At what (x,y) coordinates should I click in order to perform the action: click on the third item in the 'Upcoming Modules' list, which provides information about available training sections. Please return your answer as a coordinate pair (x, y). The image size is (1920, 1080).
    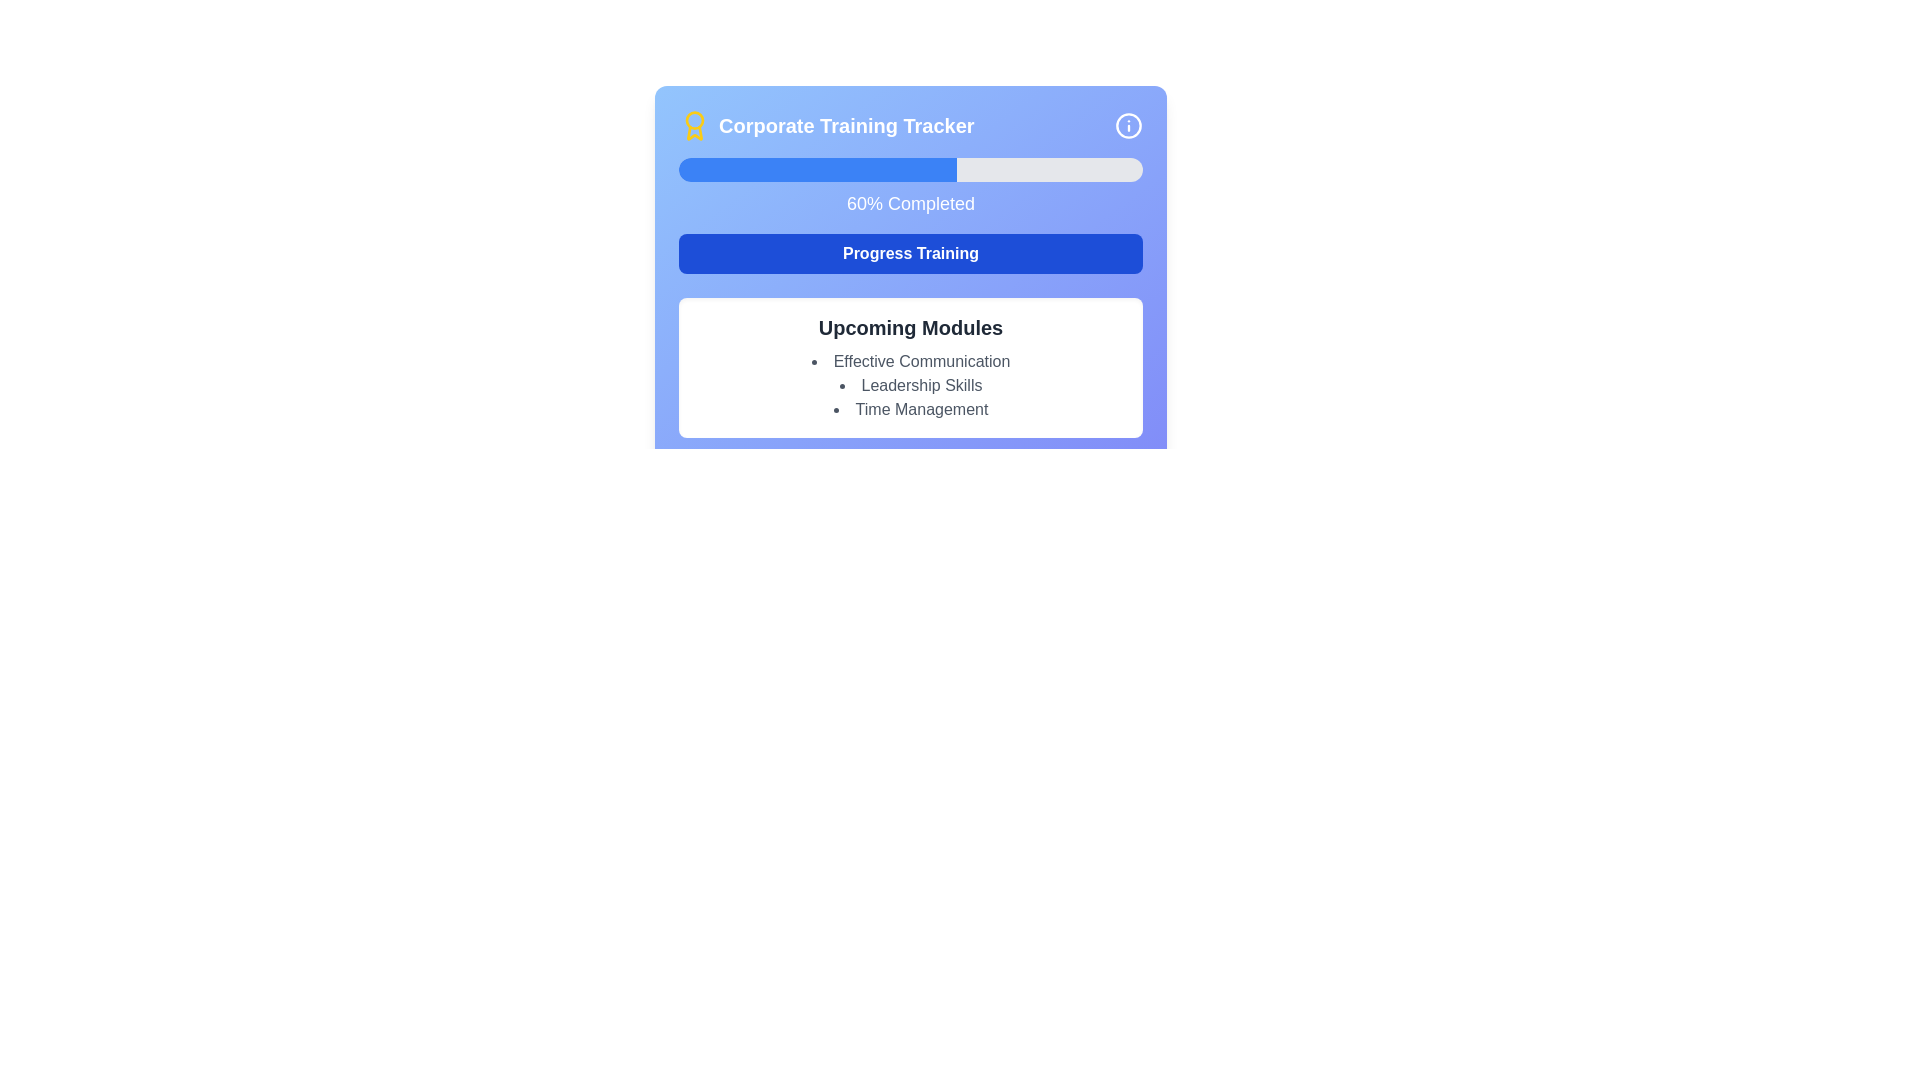
    Looking at the image, I should click on (910, 408).